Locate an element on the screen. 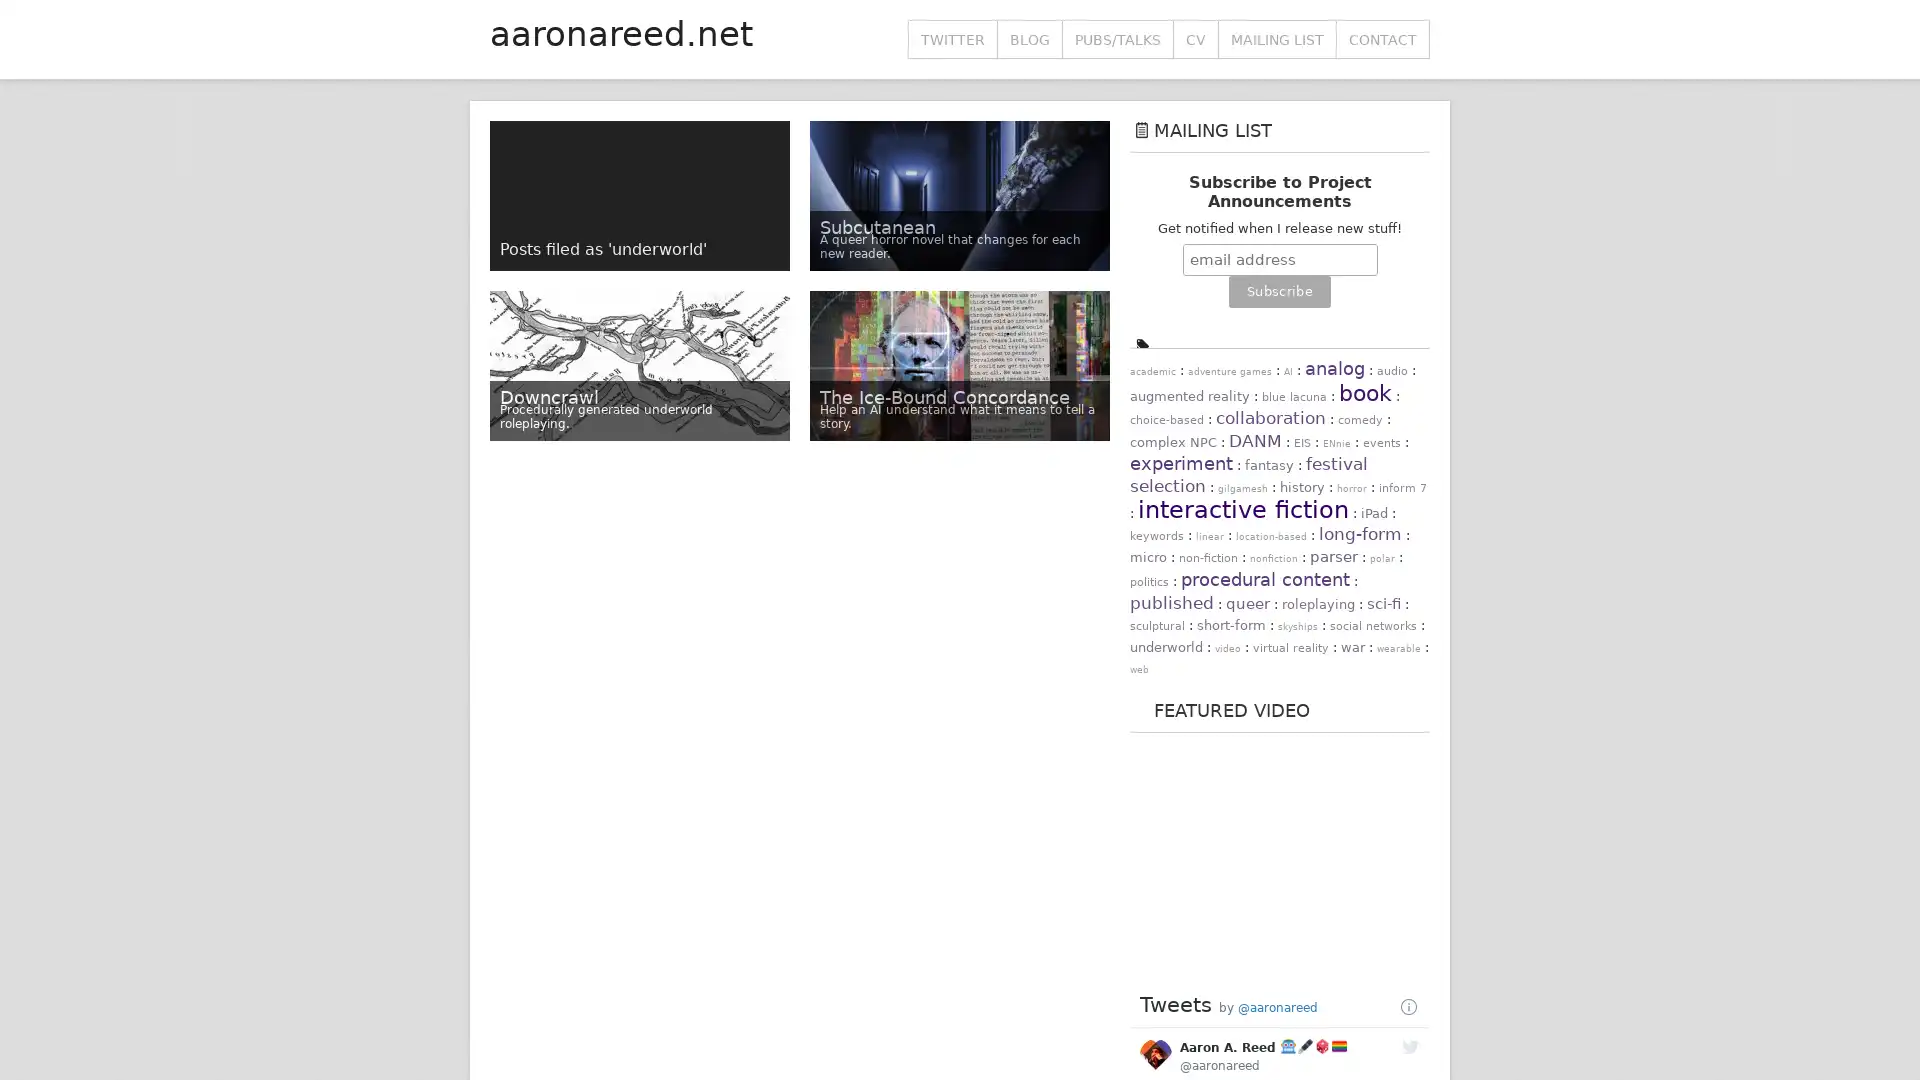 This screenshot has height=1080, width=1920. Subscribe is located at coordinates (1278, 292).